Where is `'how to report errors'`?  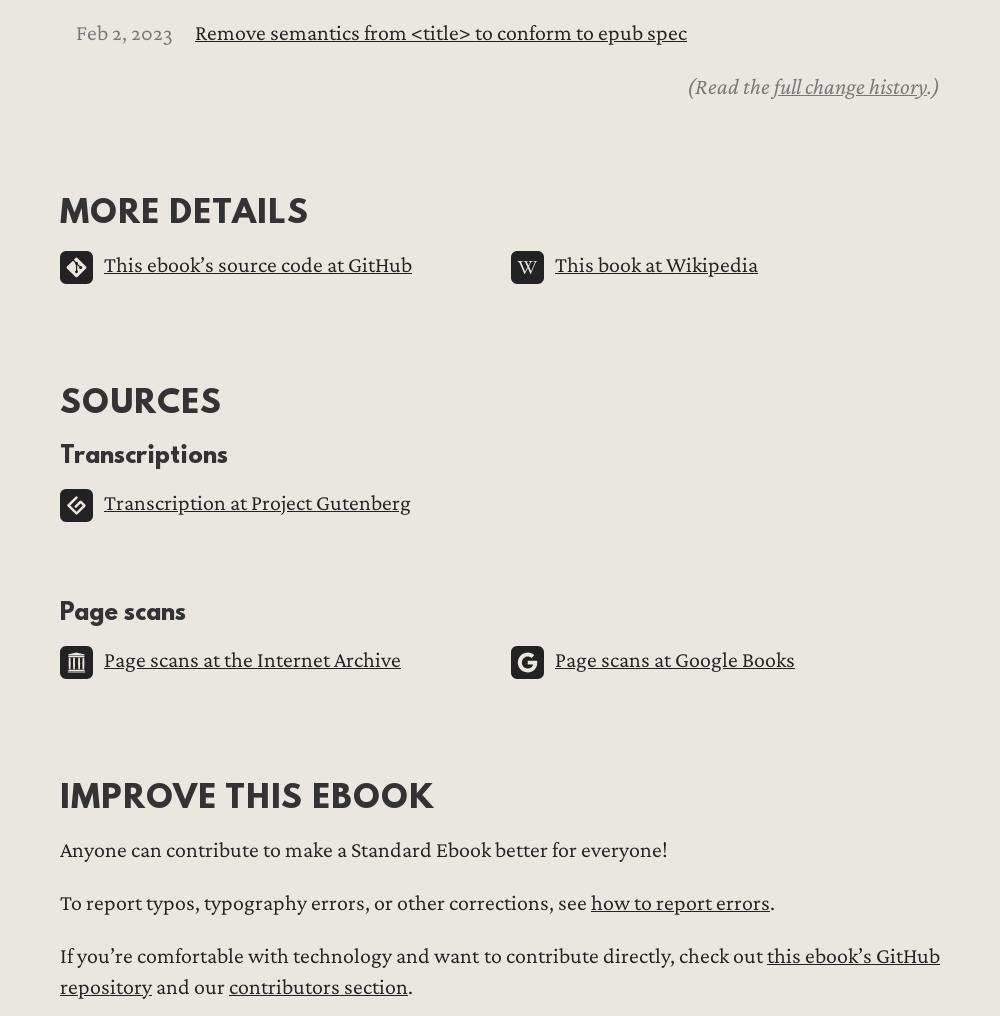 'how to report errors' is located at coordinates (680, 902).